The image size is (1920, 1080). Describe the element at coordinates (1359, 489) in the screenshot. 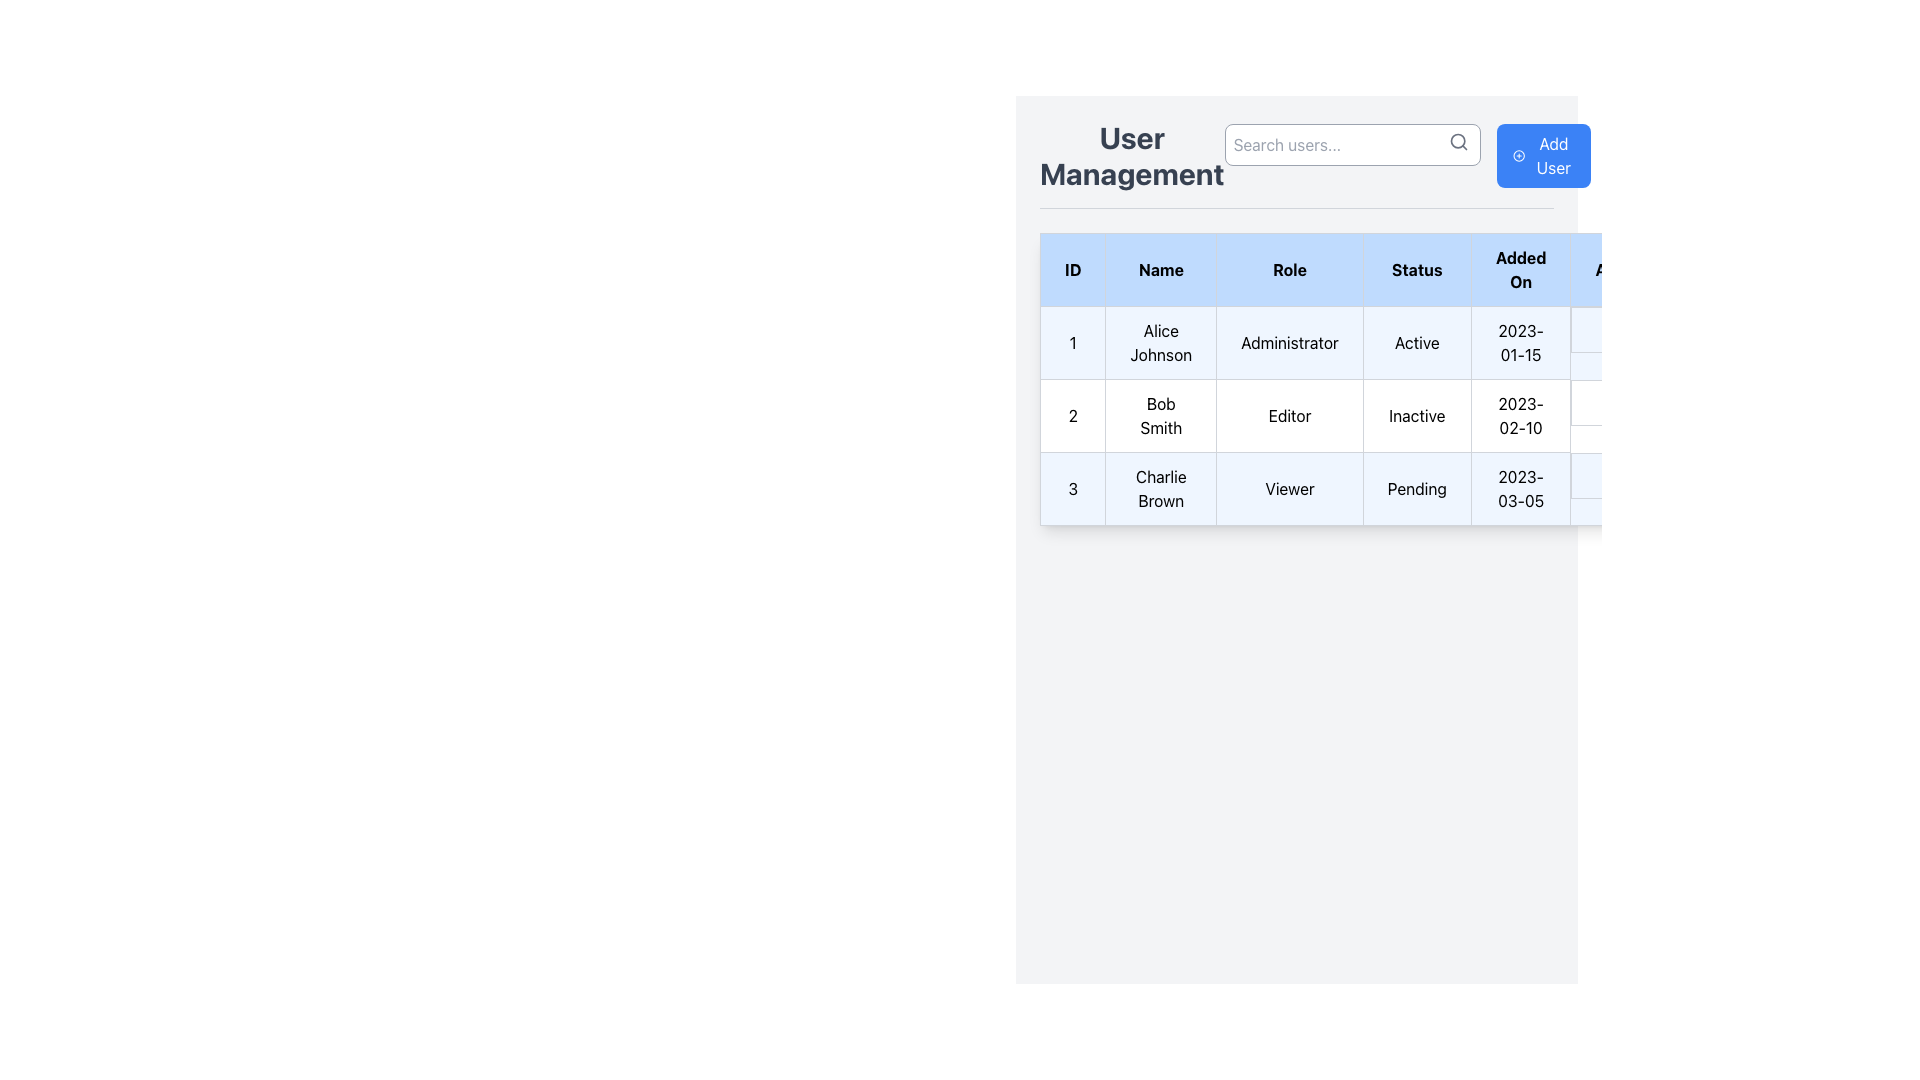

I see `the table row containing information for 'Charlie Brown', which includes ID '3', name 'Charlie Brown', role 'Viewer', status 'Pending', and date '2023-03-05'. This row is styled with a light blue background and is the third row in the table` at that location.